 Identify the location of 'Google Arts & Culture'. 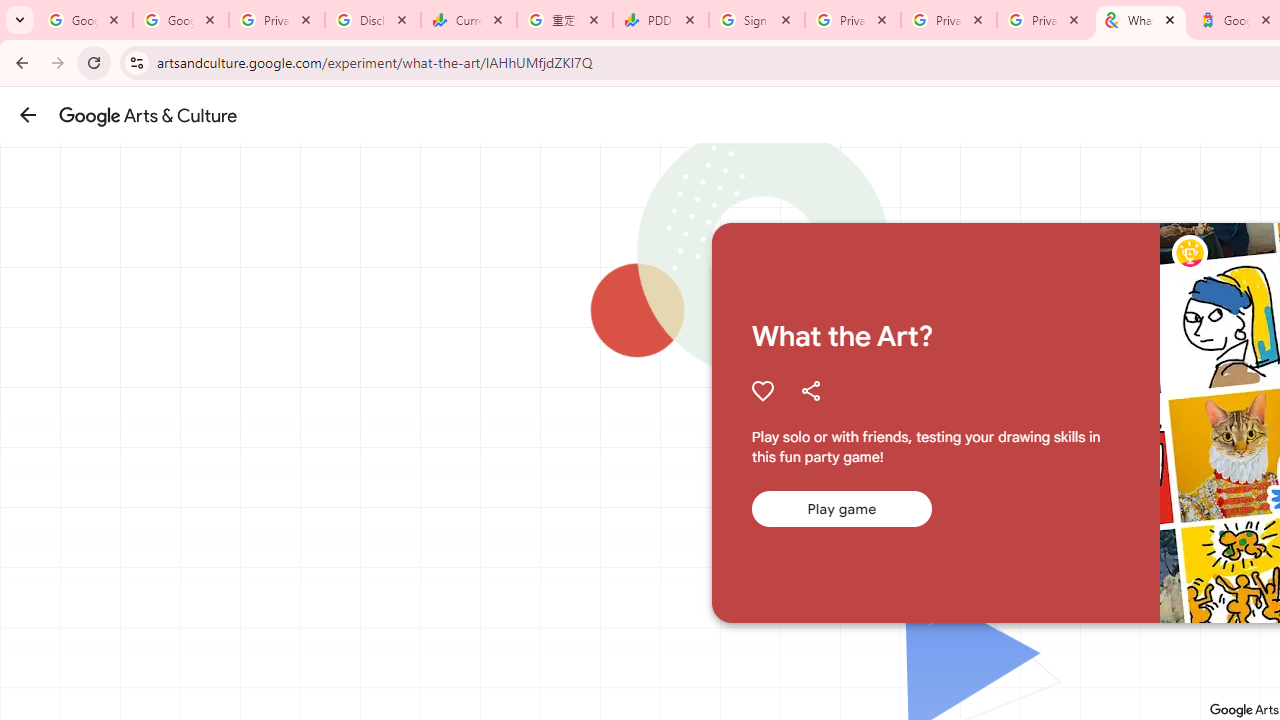
(147, 115).